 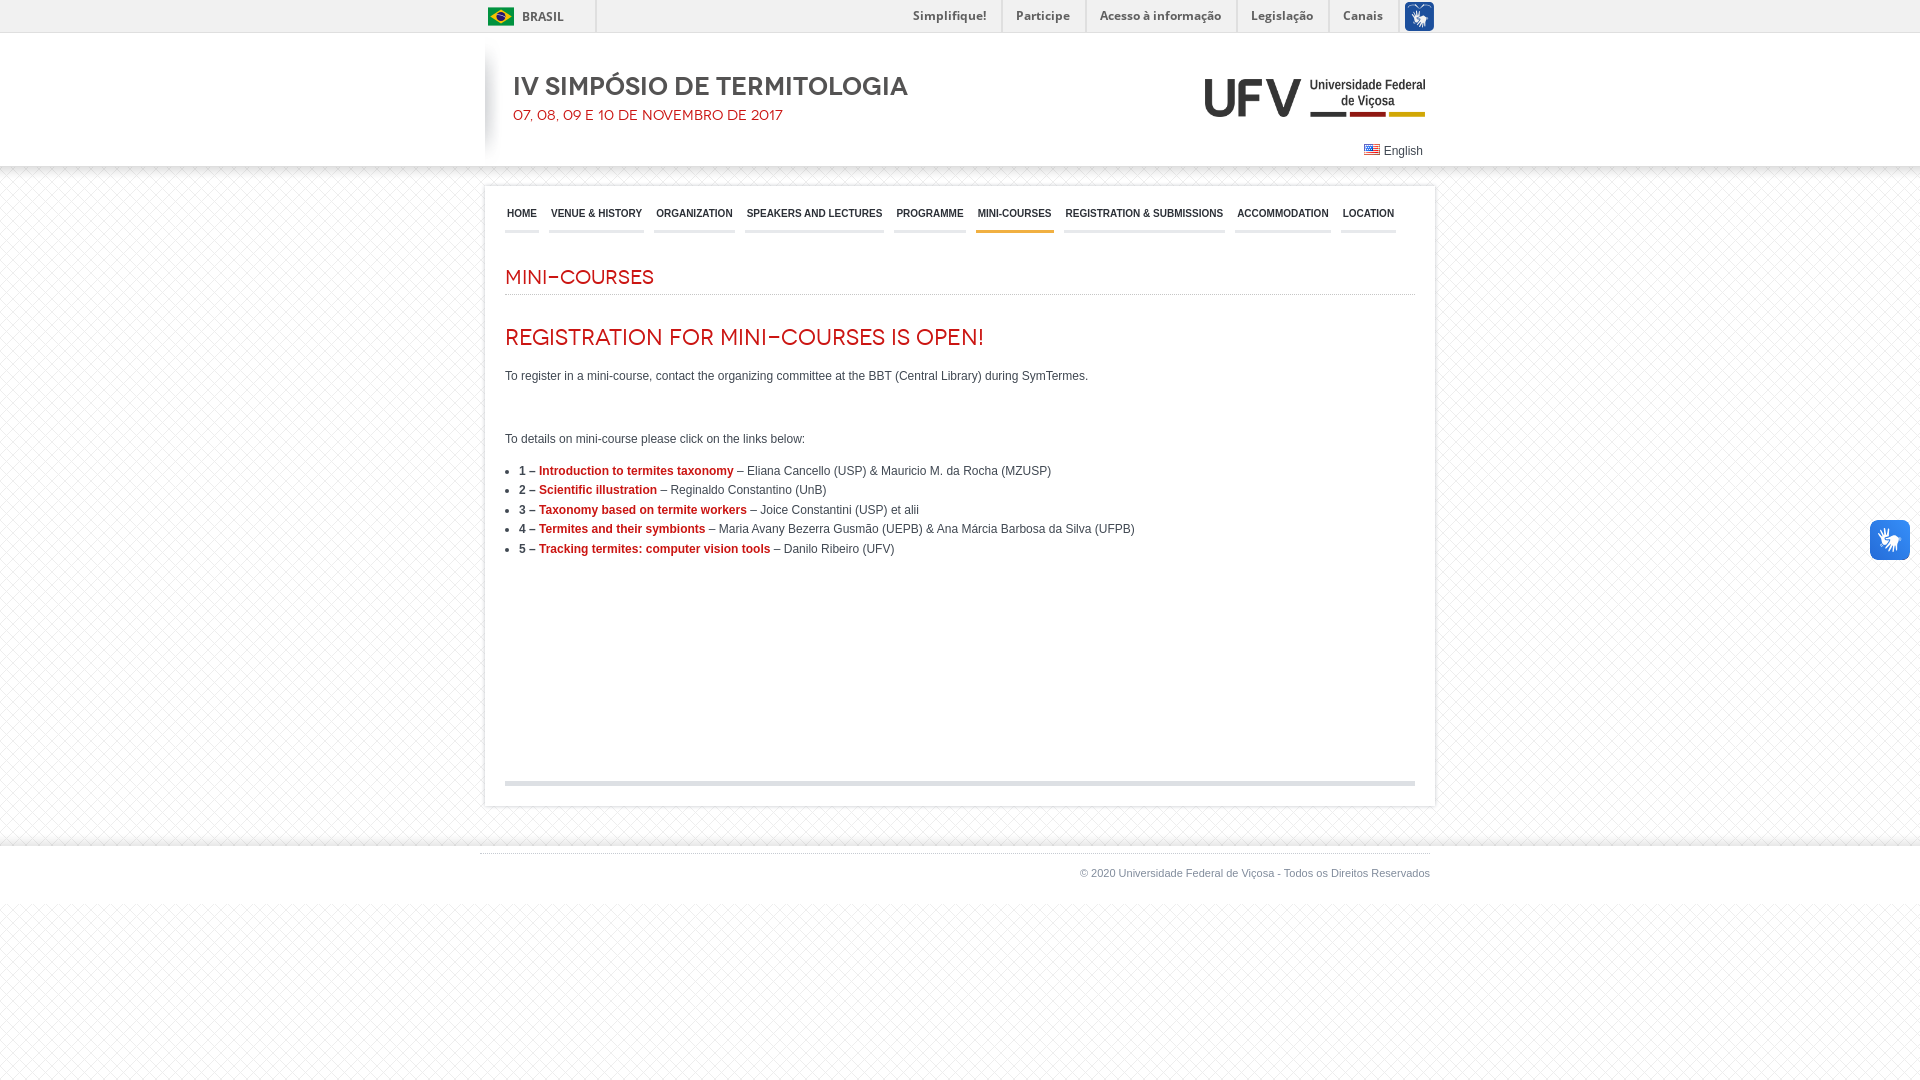 What do you see at coordinates (1063, 219) in the screenshot?
I see `'REGISTRATION & SUBMISSIONS'` at bounding box center [1063, 219].